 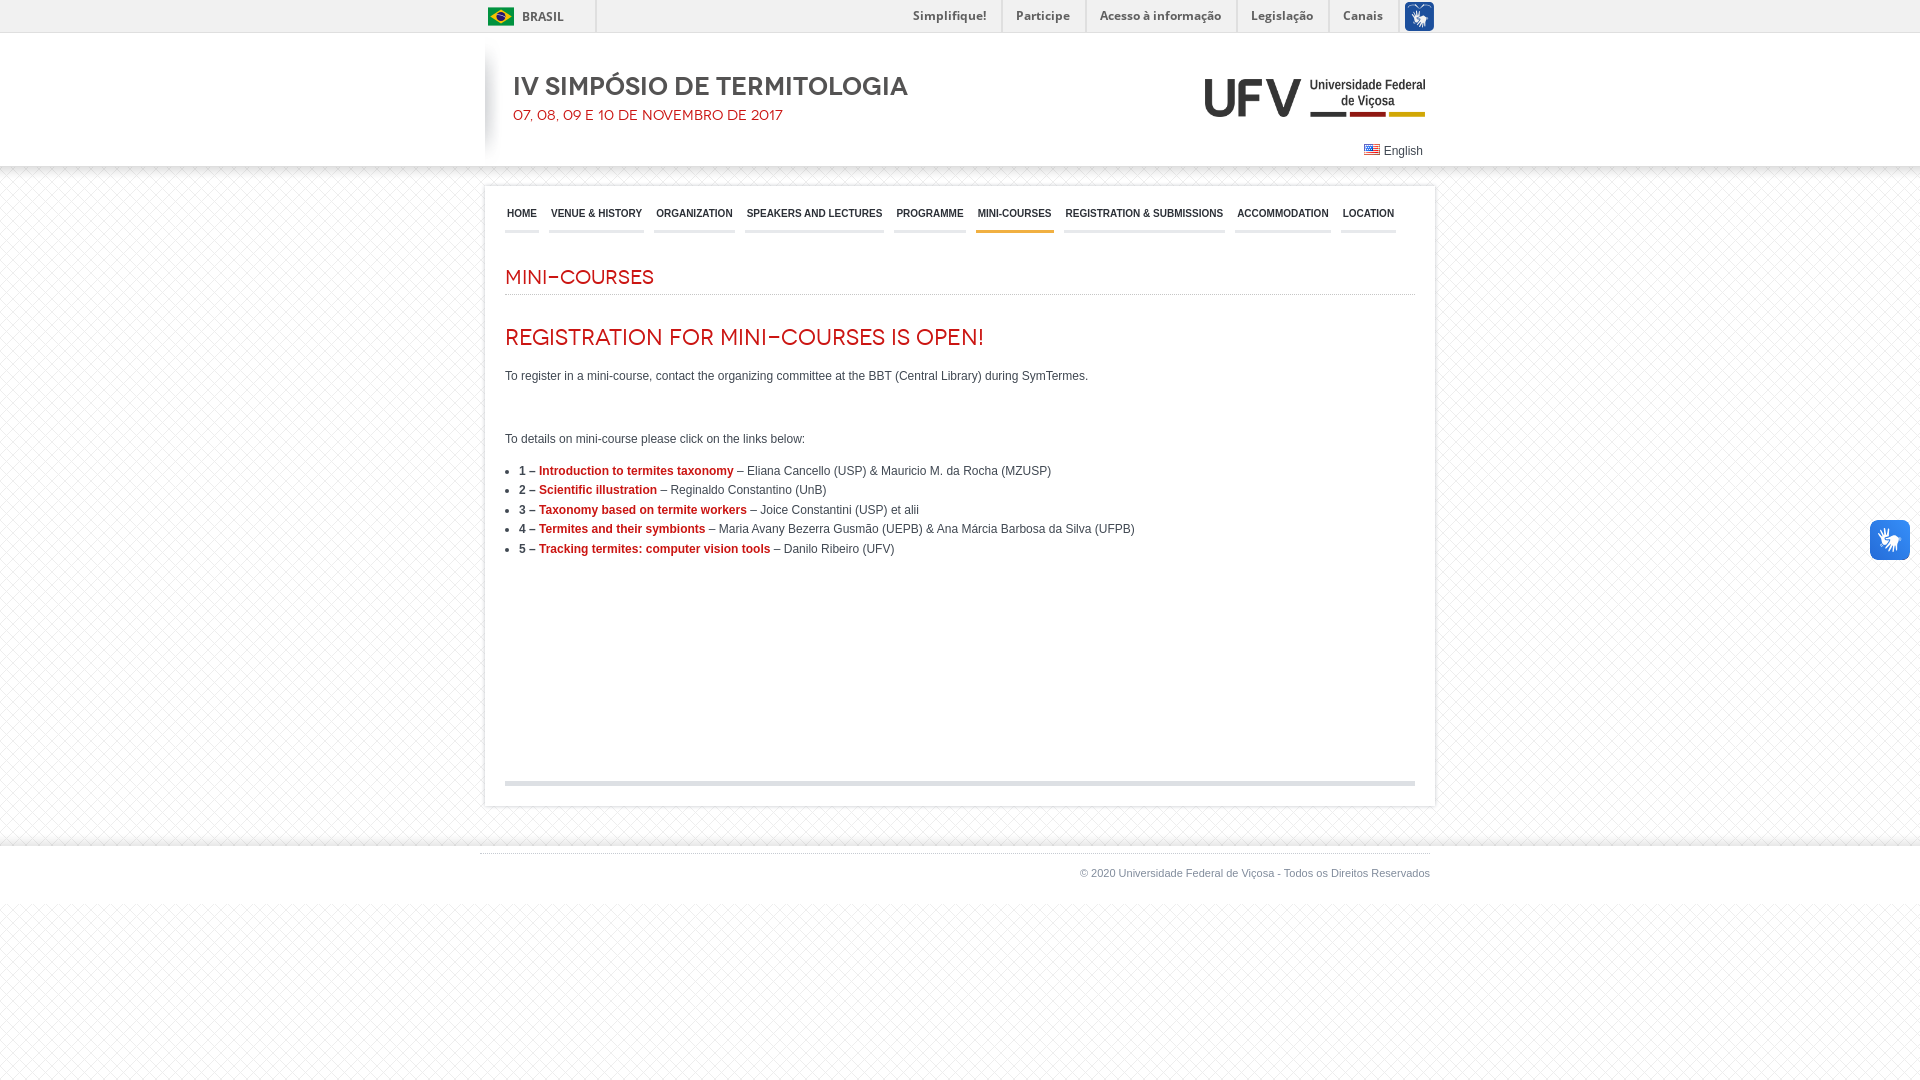 What do you see at coordinates (1063, 219) in the screenshot?
I see `'REGISTRATION & SUBMISSIONS'` at bounding box center [1063, 219].